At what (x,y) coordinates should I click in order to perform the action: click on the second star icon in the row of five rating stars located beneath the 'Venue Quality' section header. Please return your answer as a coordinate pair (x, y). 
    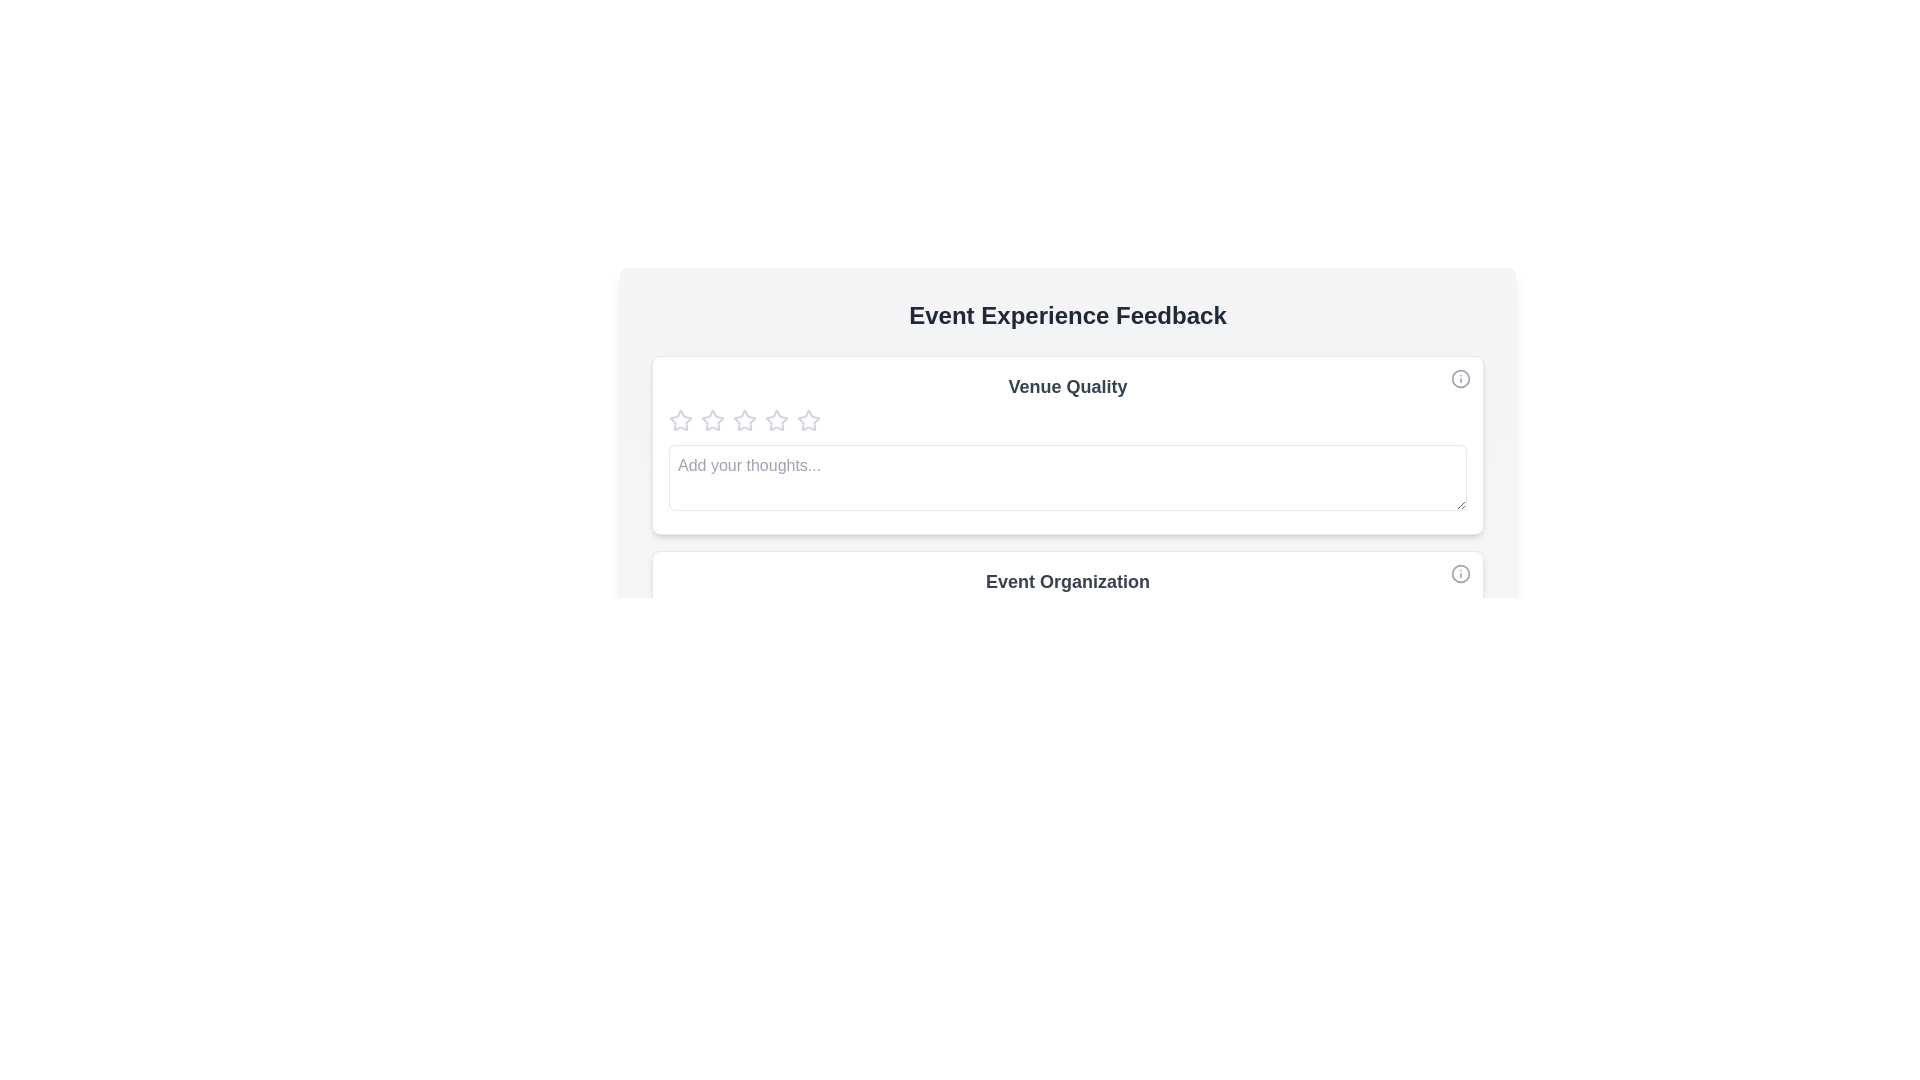
    Looking at the image, I should click on (743, 419).